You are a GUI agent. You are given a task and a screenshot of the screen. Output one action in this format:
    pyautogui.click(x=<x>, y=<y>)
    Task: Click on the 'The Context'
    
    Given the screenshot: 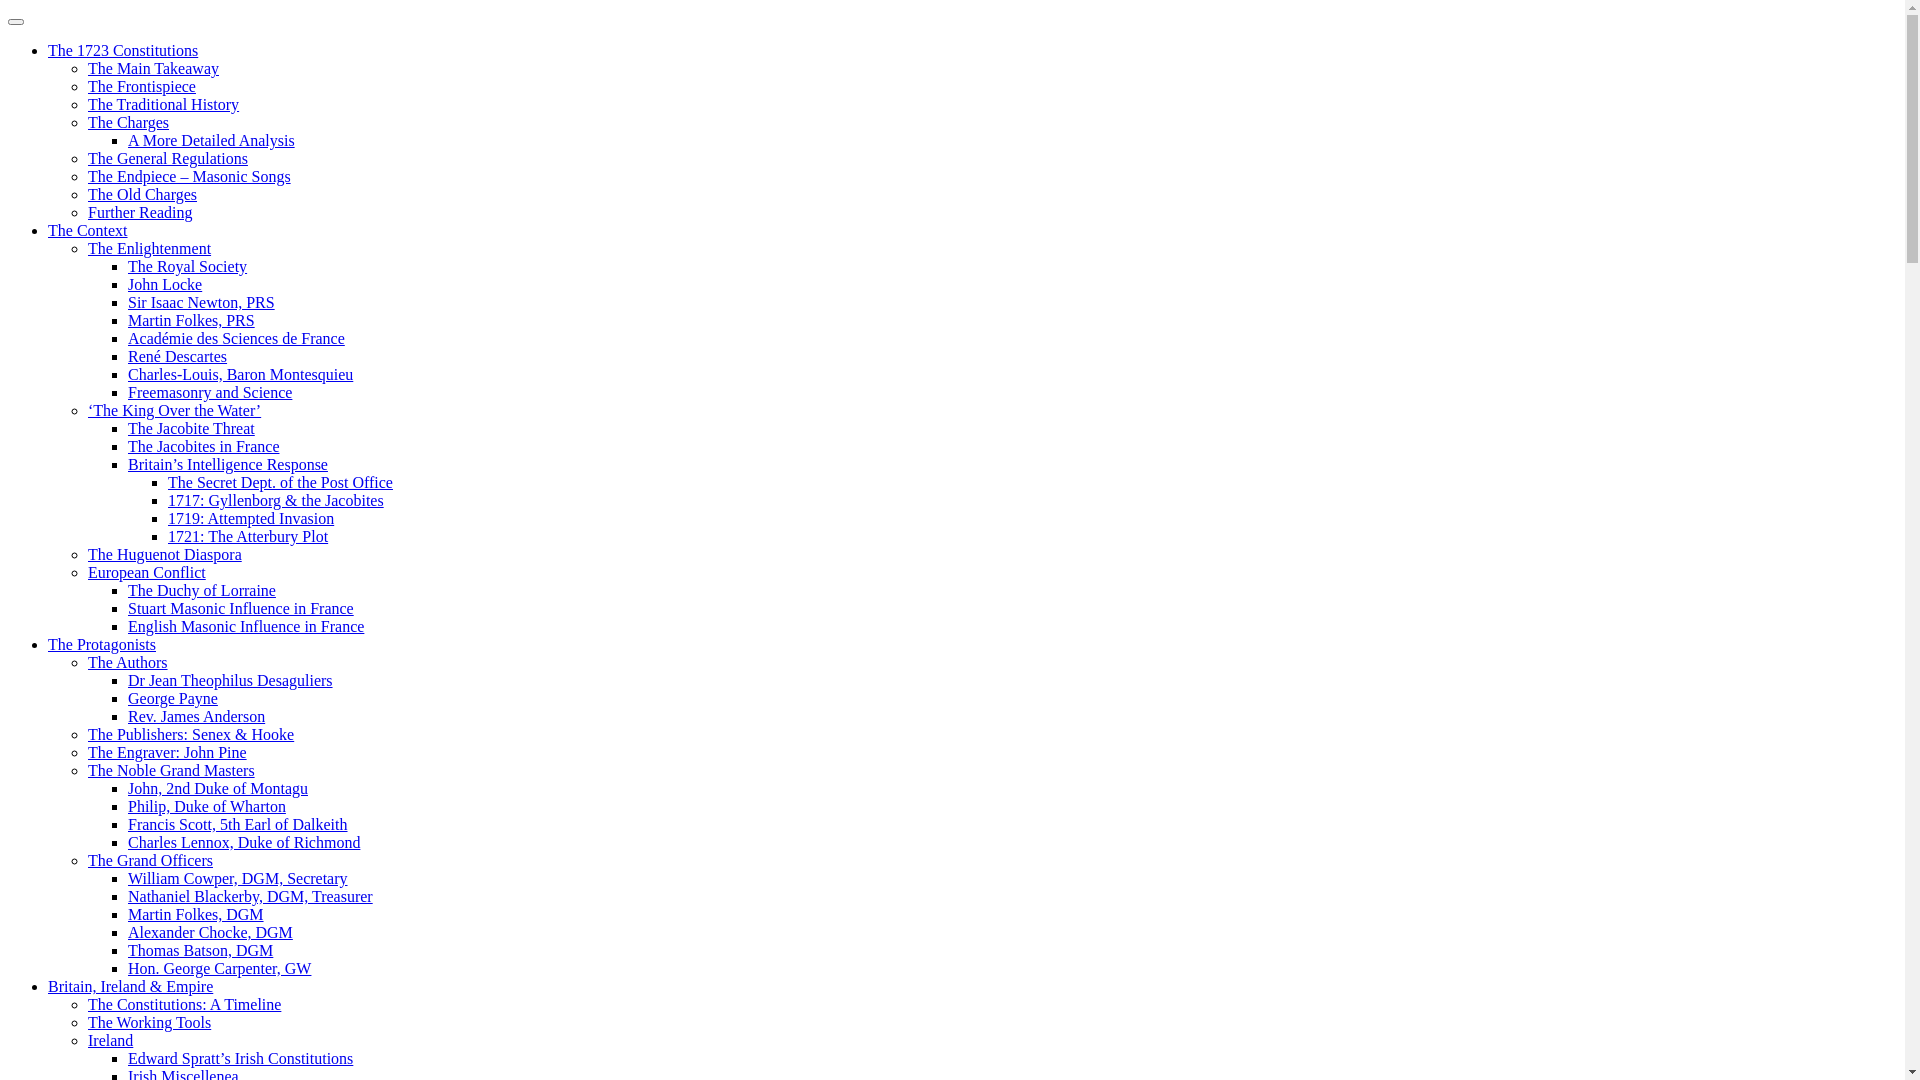 What is the action you would take?
    pyautogui.click(x=86, y=229)
    